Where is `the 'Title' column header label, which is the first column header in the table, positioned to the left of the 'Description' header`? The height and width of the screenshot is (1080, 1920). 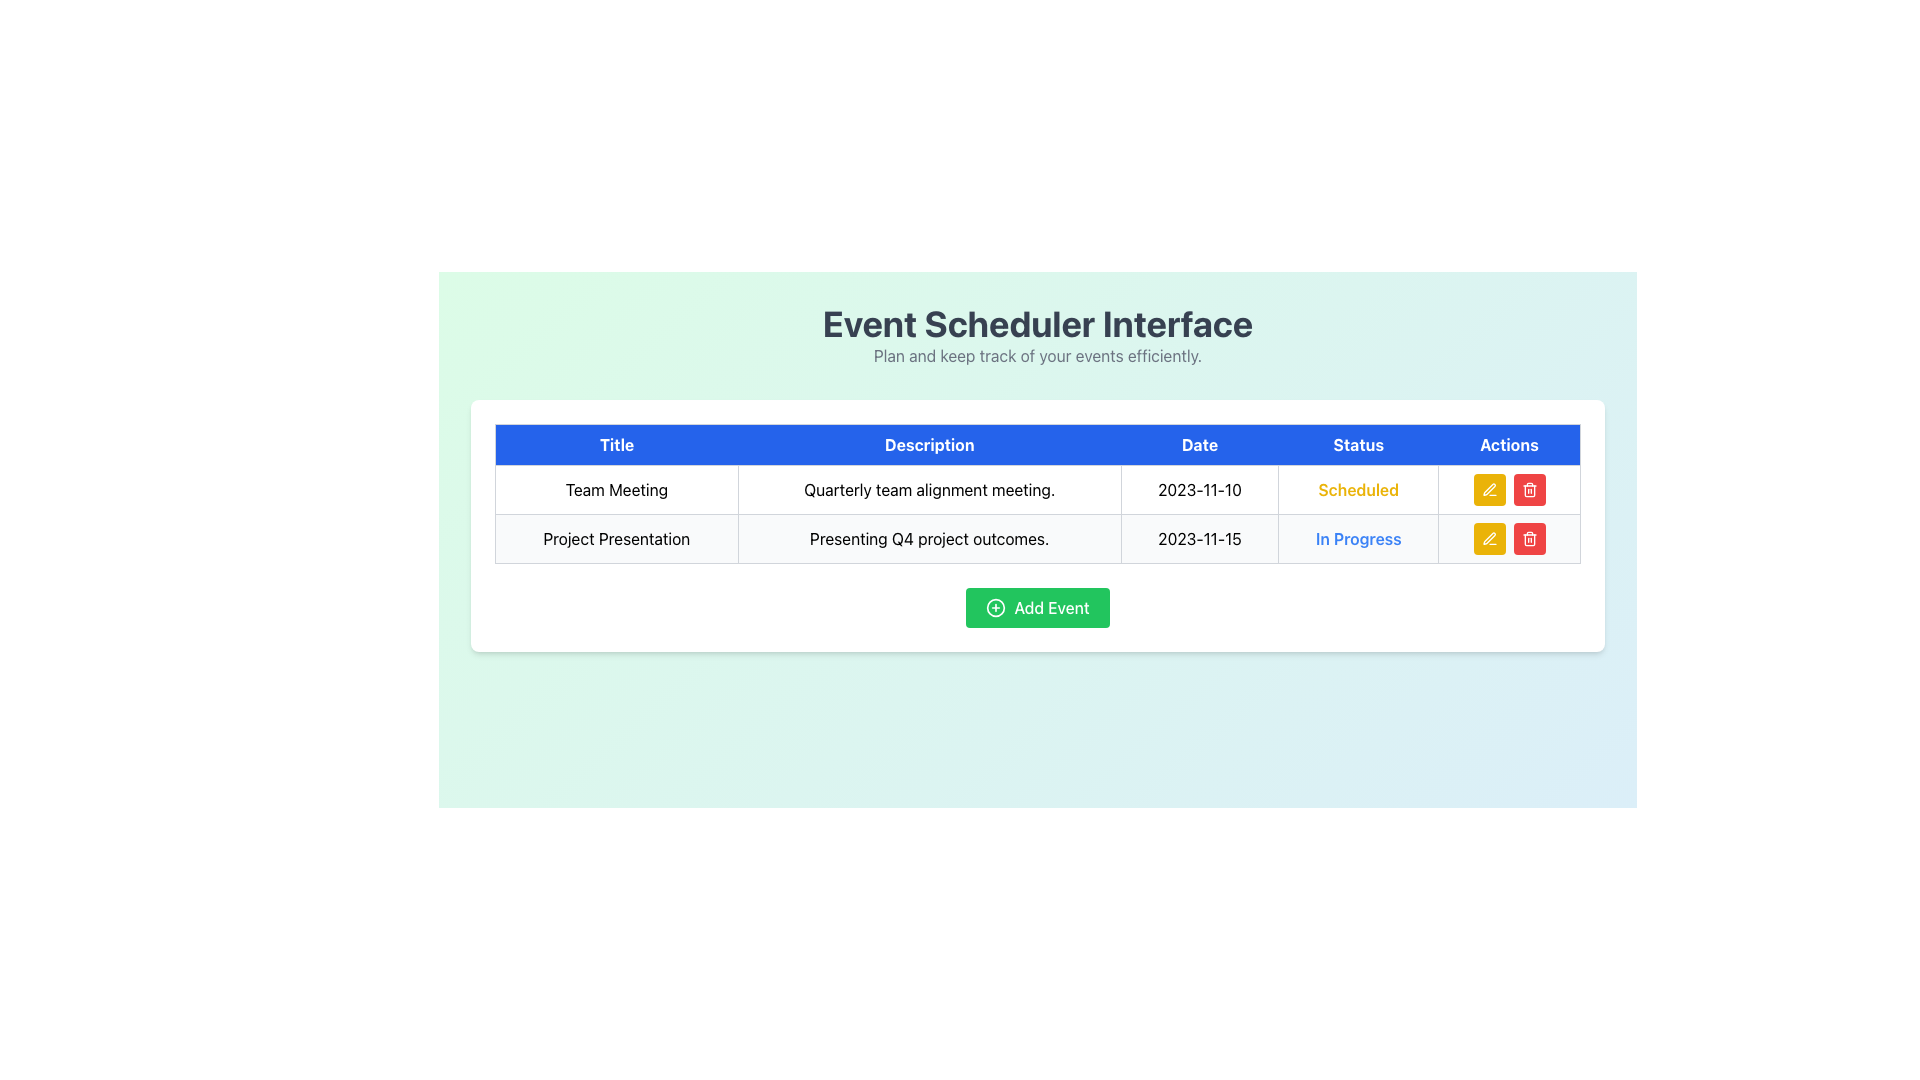 the 'Title' column header label, which is the first column header in the table, positioned to the left of the 'Description' header is located at coordinates (615, 443).